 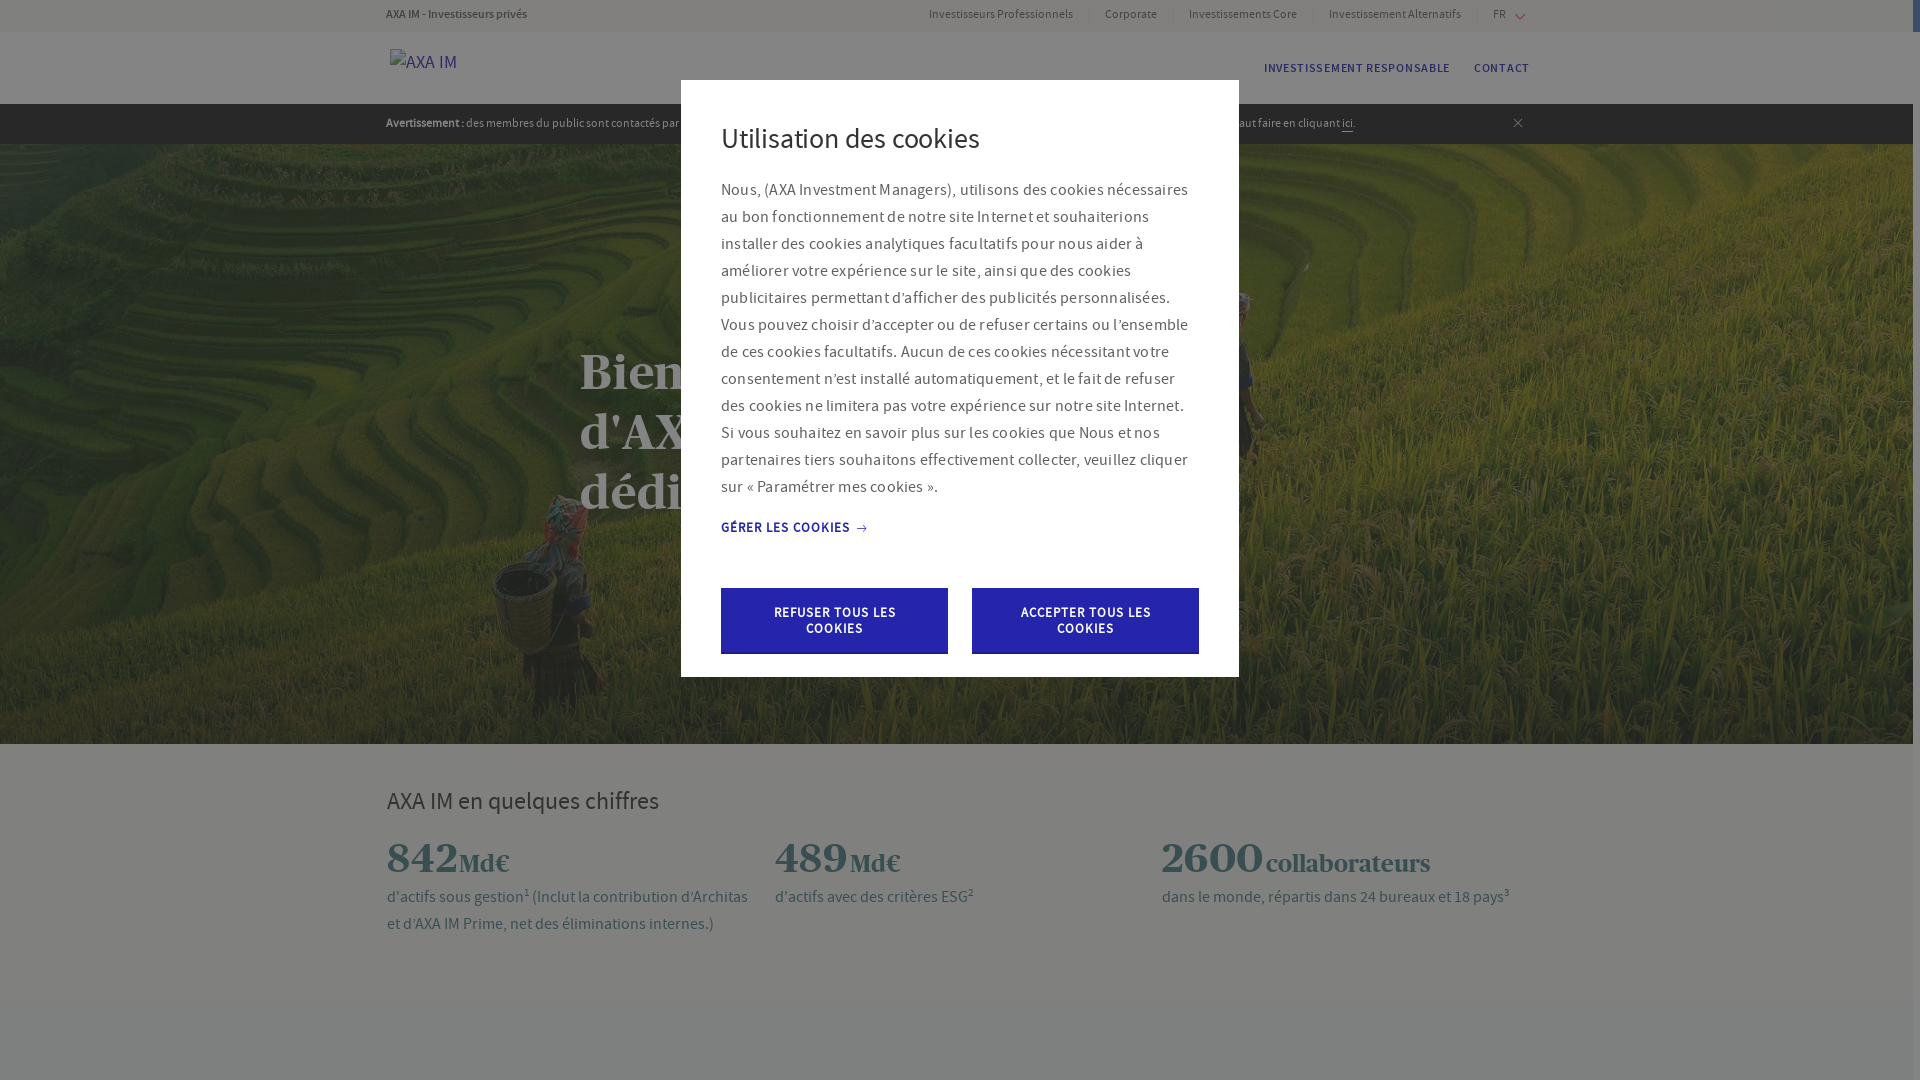 What do you see at coordinates (1507, 16) in the screenshot?
I see `'FR'` at bounding box center [1507, 16].